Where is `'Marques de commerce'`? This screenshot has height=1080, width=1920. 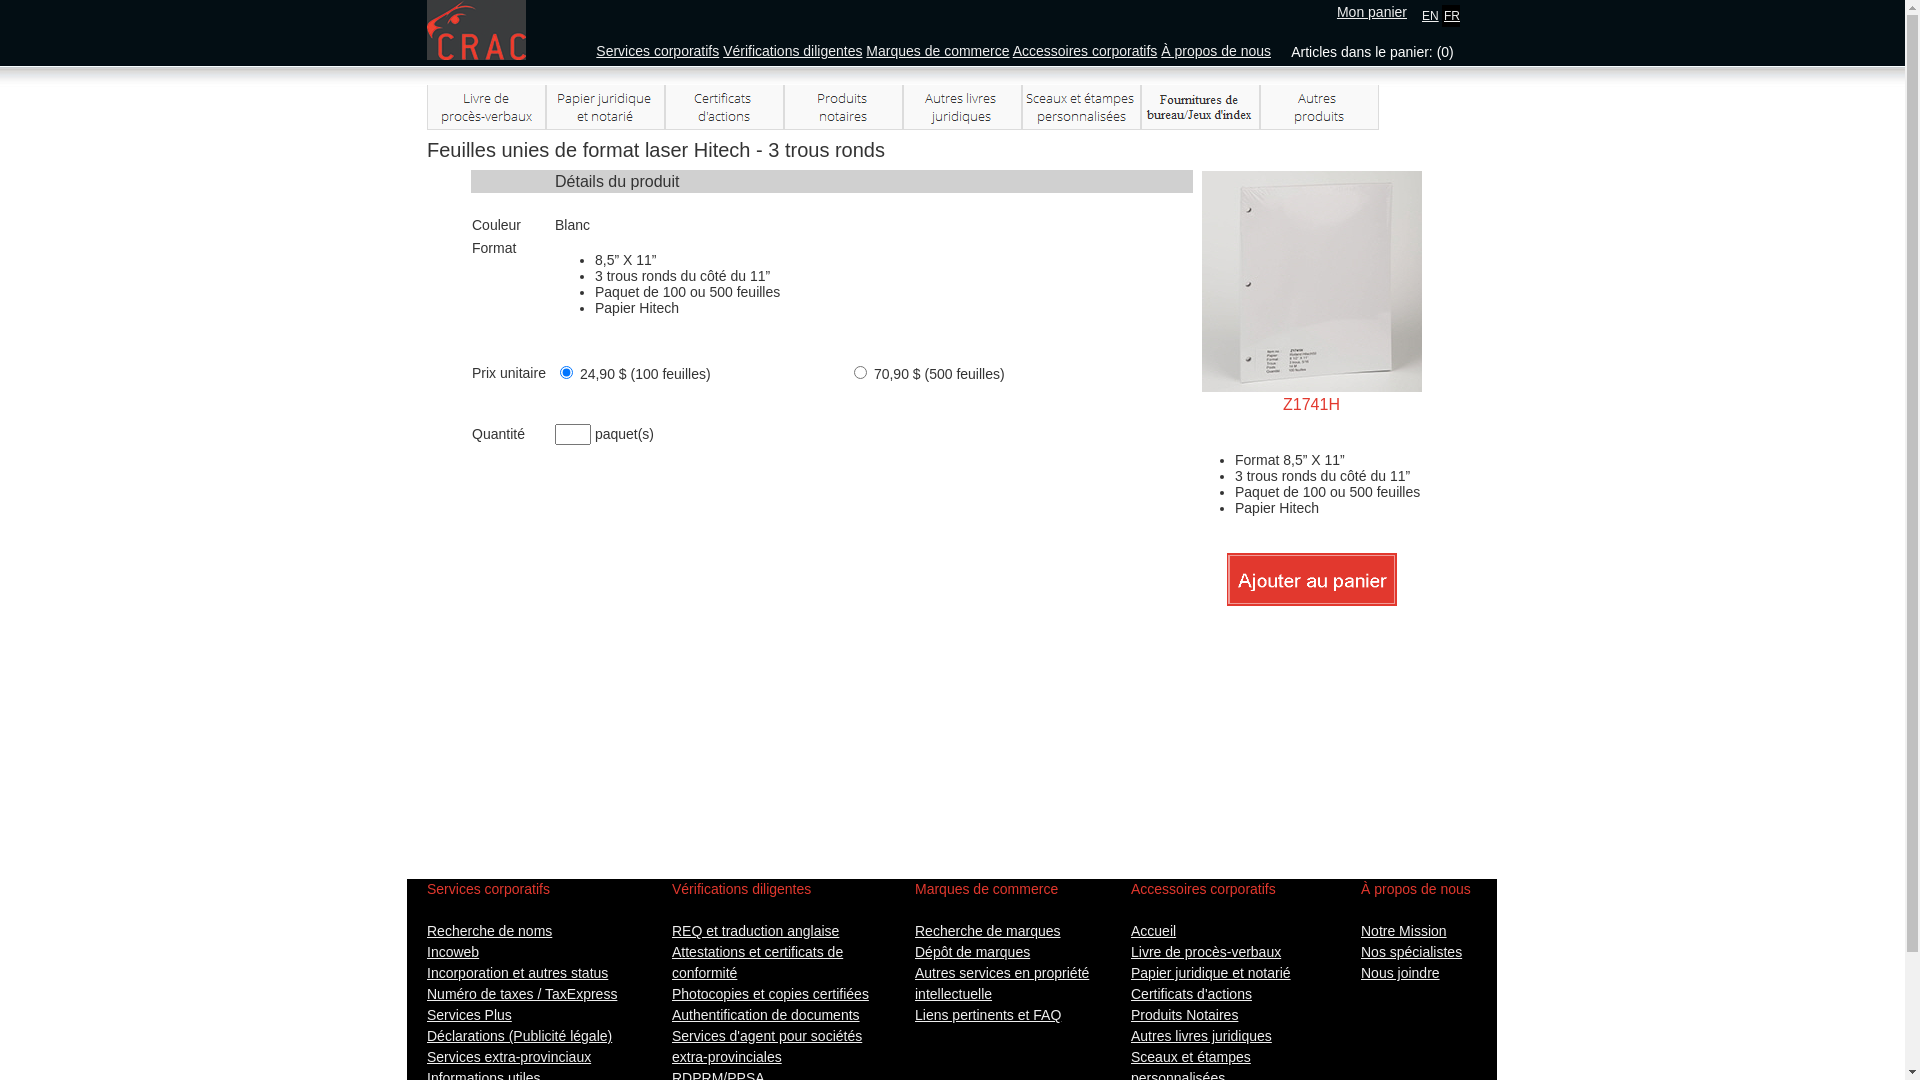
'Marques de commerce' is located at coordinates (936, 49).